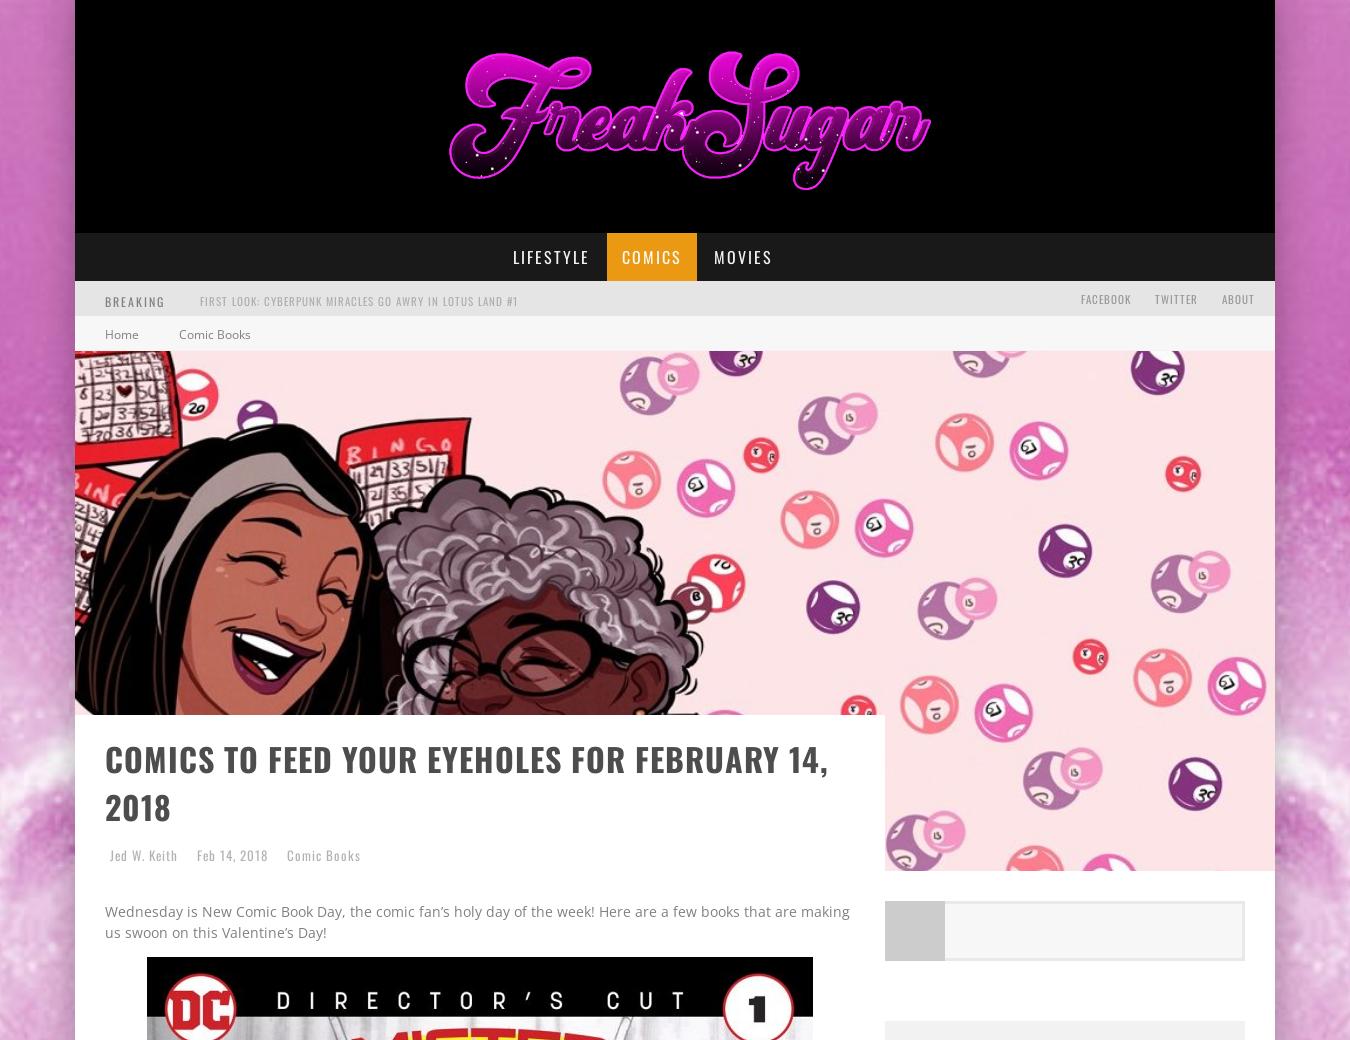 The image size is (1350, 1040). What do you see at coordinates (104, 299) in the screenshot?
I see `'Breaking'` at bounding box center [104, 299].